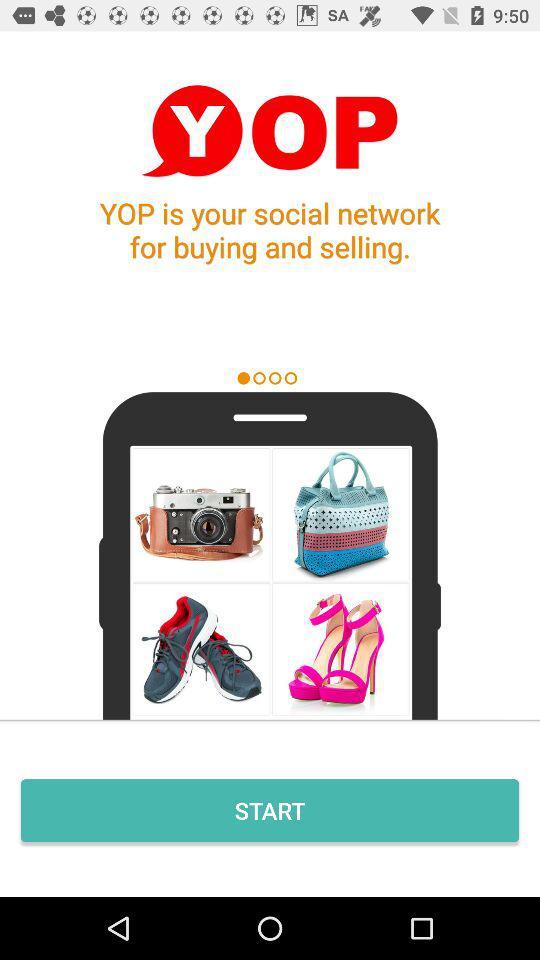 The width and height of the screenshot is (540, 960). Describe the element at coordinates (270, 810) in the screenshot. I see `start icon` at that location.